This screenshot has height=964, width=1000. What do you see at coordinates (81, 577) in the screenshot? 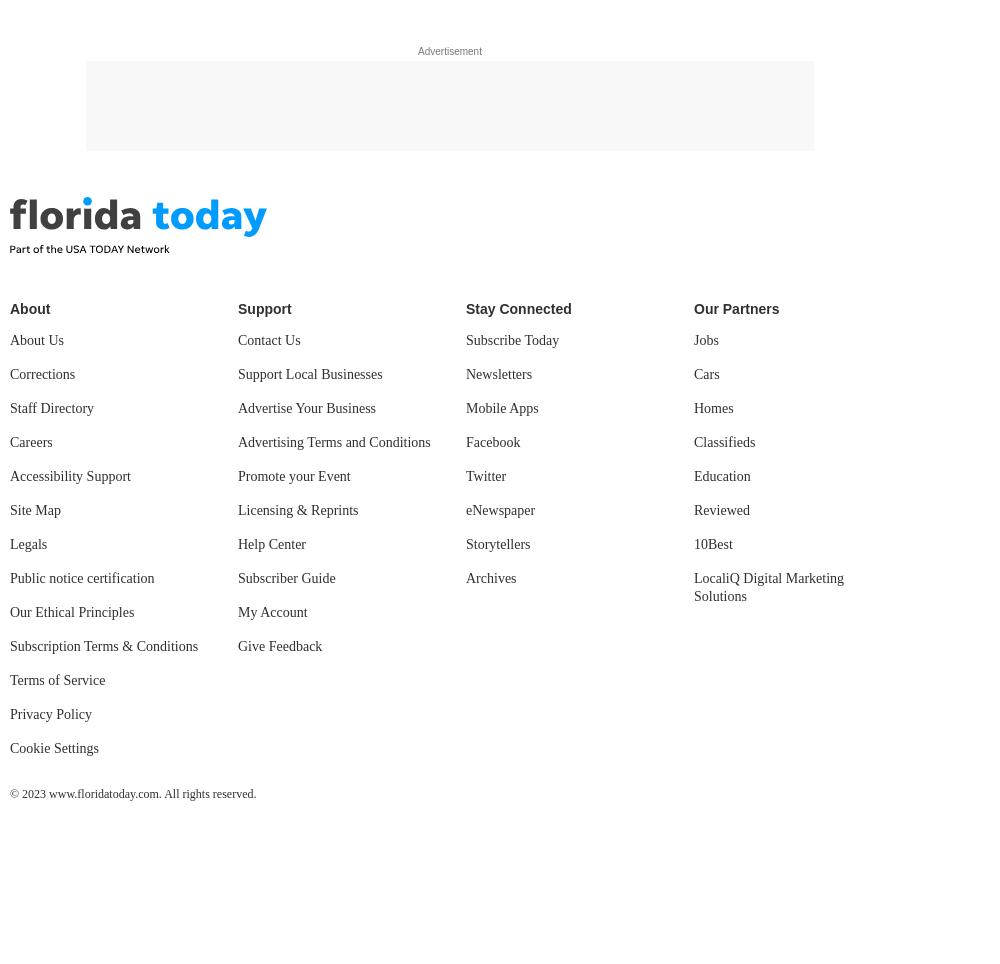
I see `'Public notice certification'` at bounding box center [81, 577].